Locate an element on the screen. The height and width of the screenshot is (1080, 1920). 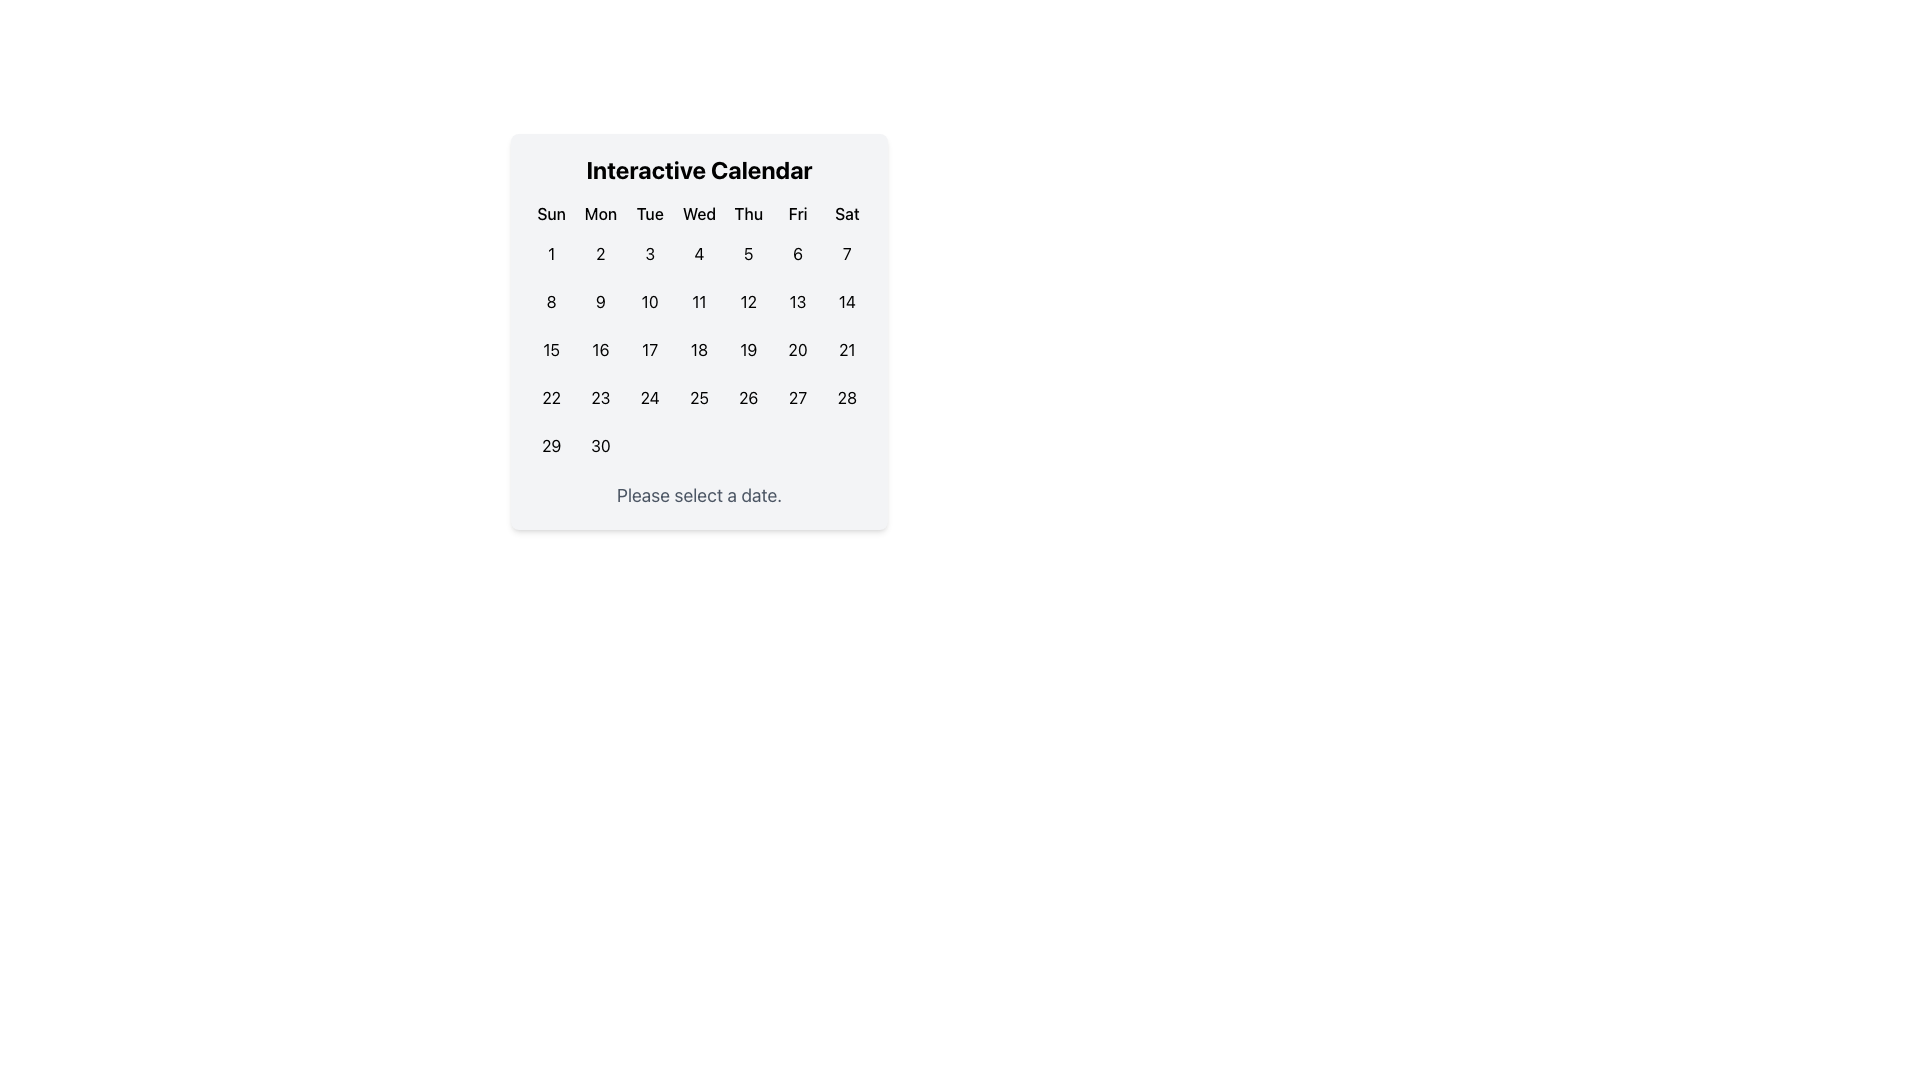
the Button-like interactive grid cell representing the 26th day of the currently displayed month in the calendar grid is located at coordinates (747, 397).